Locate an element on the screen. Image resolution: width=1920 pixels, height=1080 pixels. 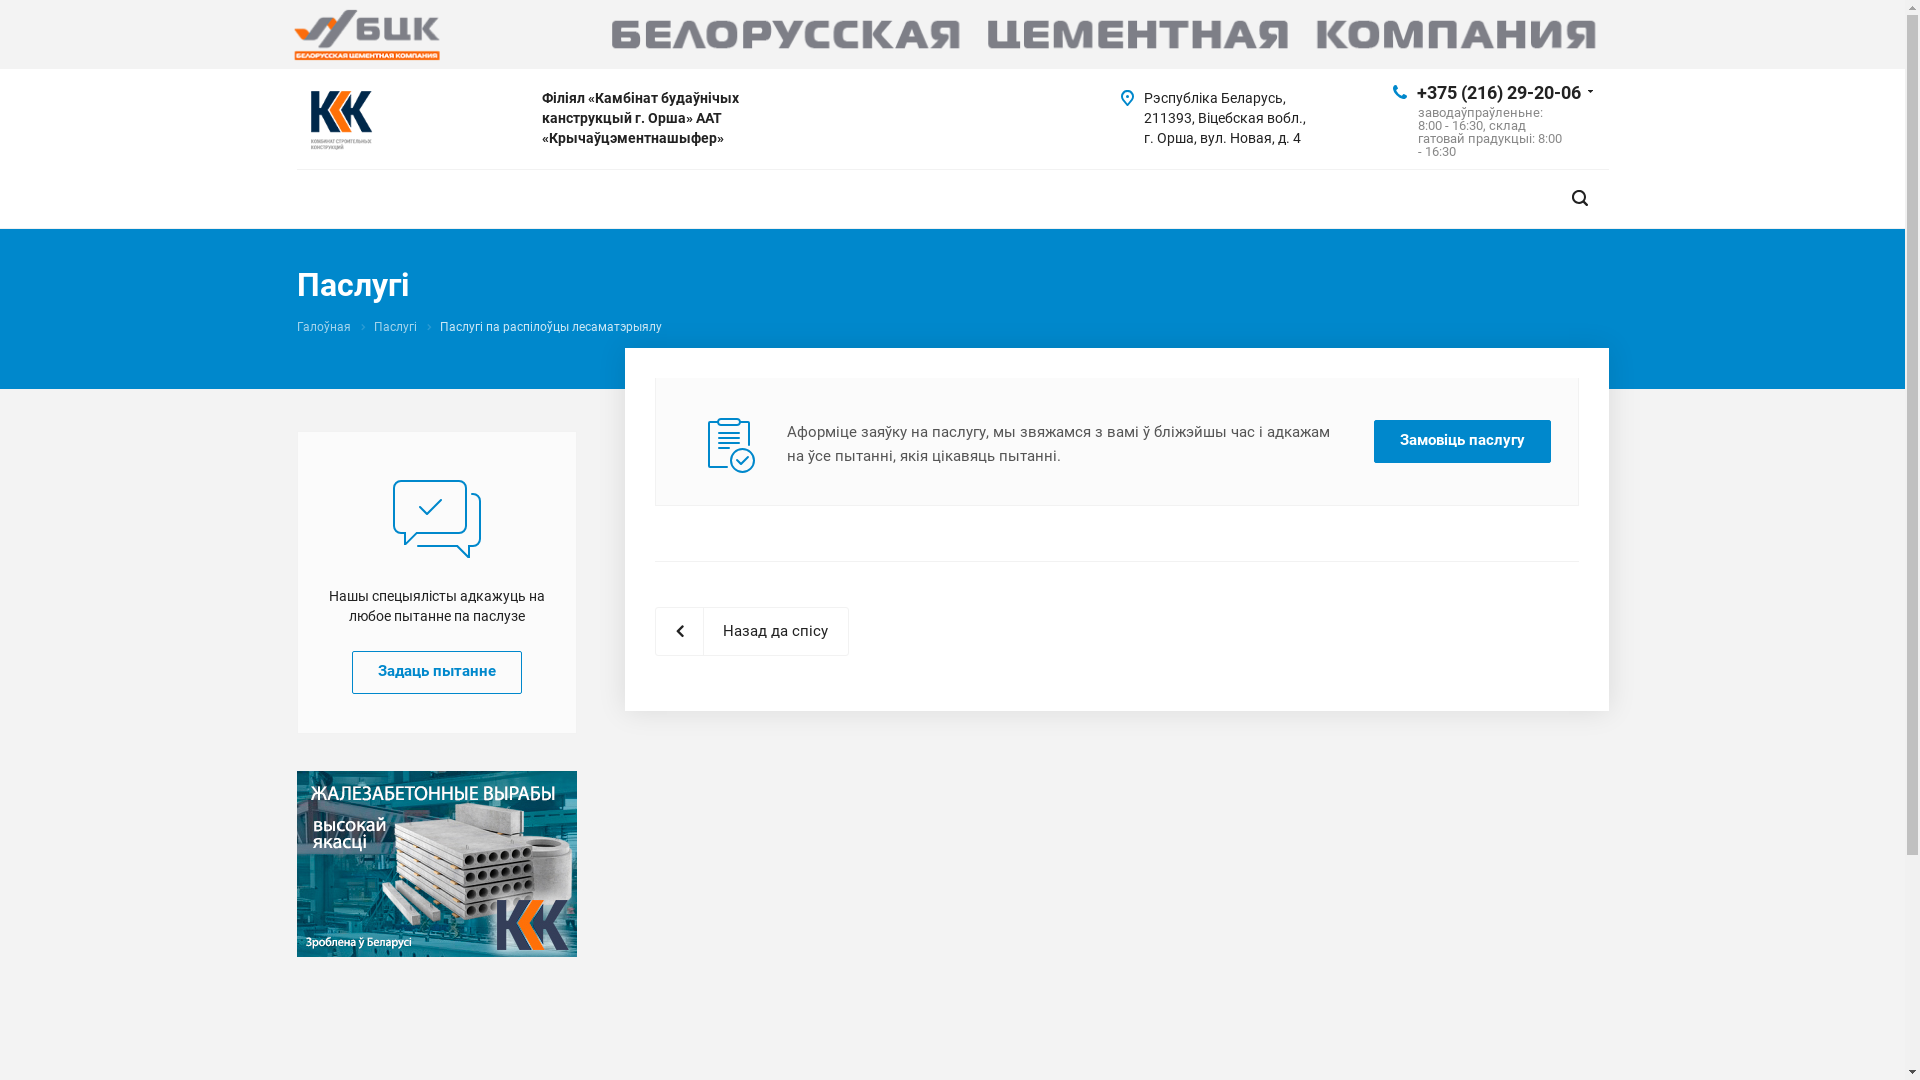
'+375 (216) 29-20-06' is located at coordinates (1497, 92).